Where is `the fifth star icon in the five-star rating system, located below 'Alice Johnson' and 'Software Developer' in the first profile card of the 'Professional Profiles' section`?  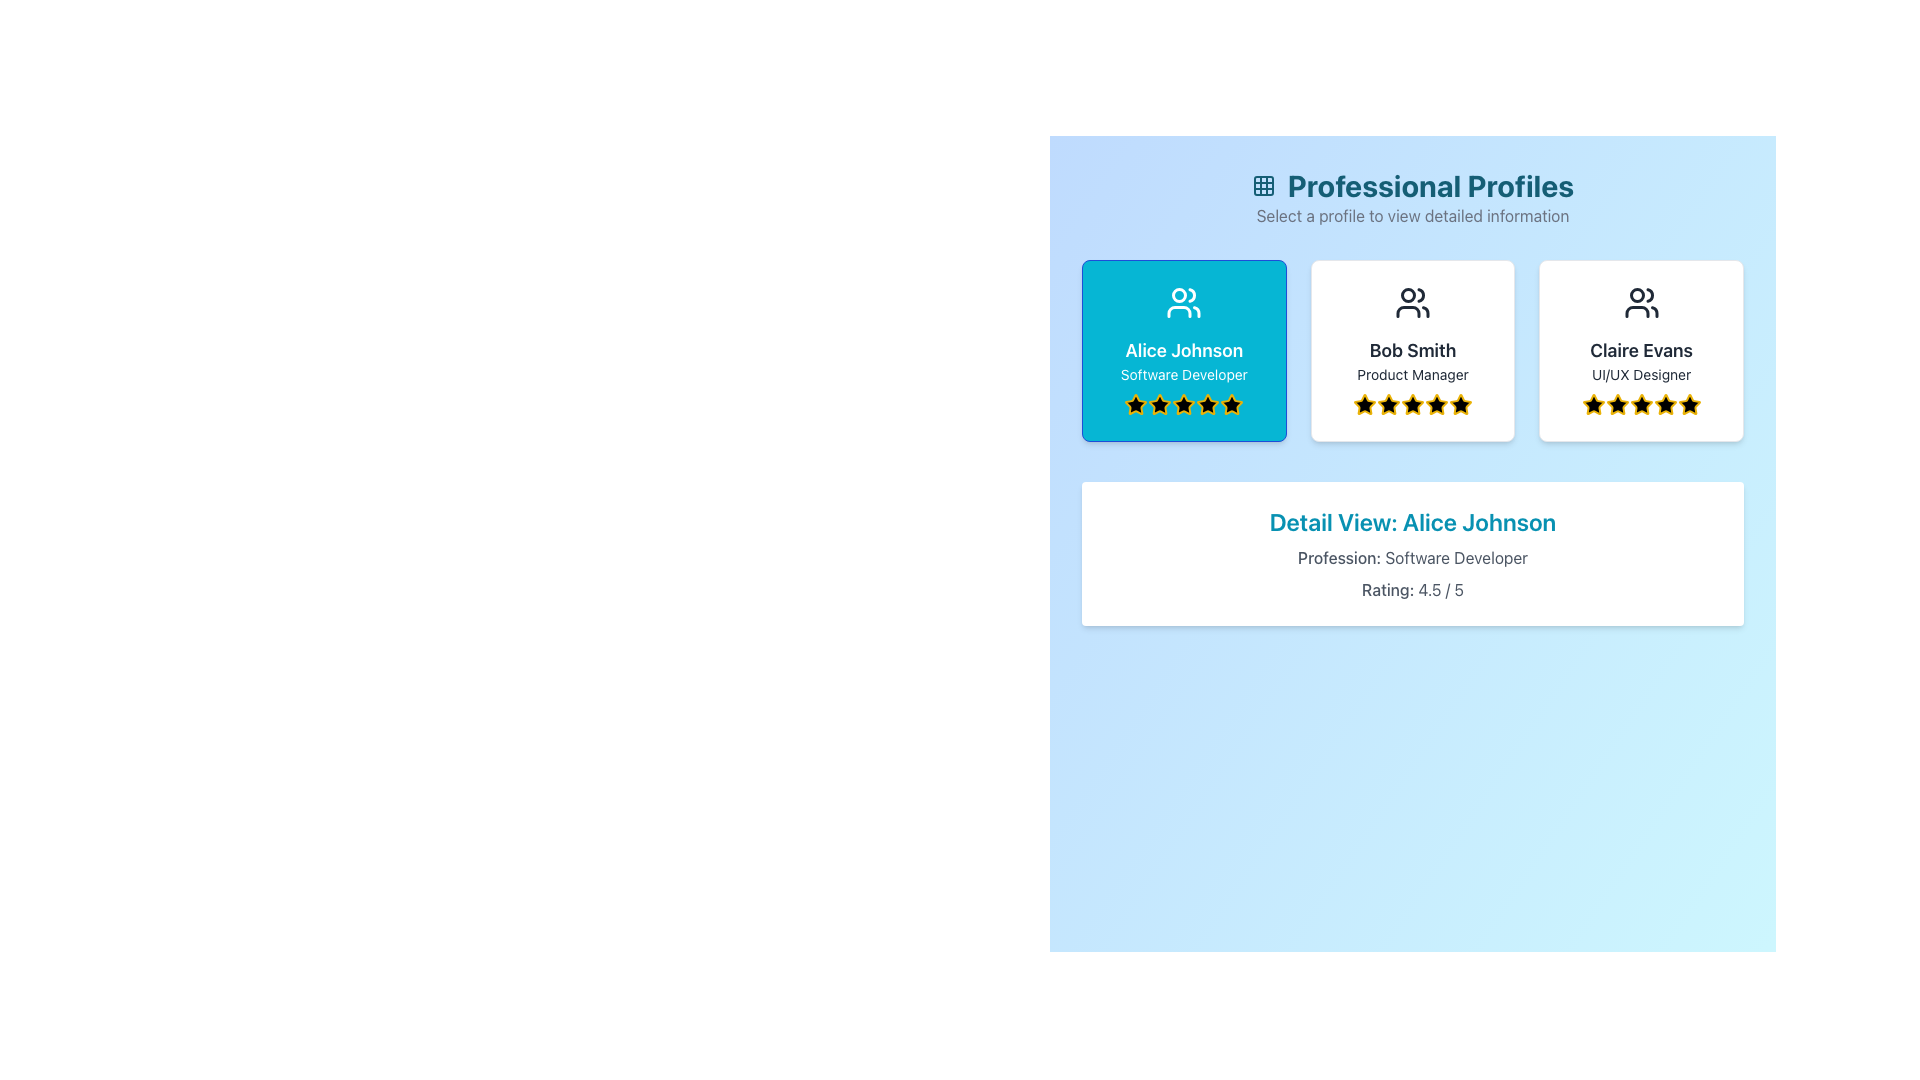 the fifth star icon in the five-star rating system, located below 'Alice Johnson' and 'Software Developer' in the first profile card of the 'Professional Profiles' section is located at coordinates (1207, 405).